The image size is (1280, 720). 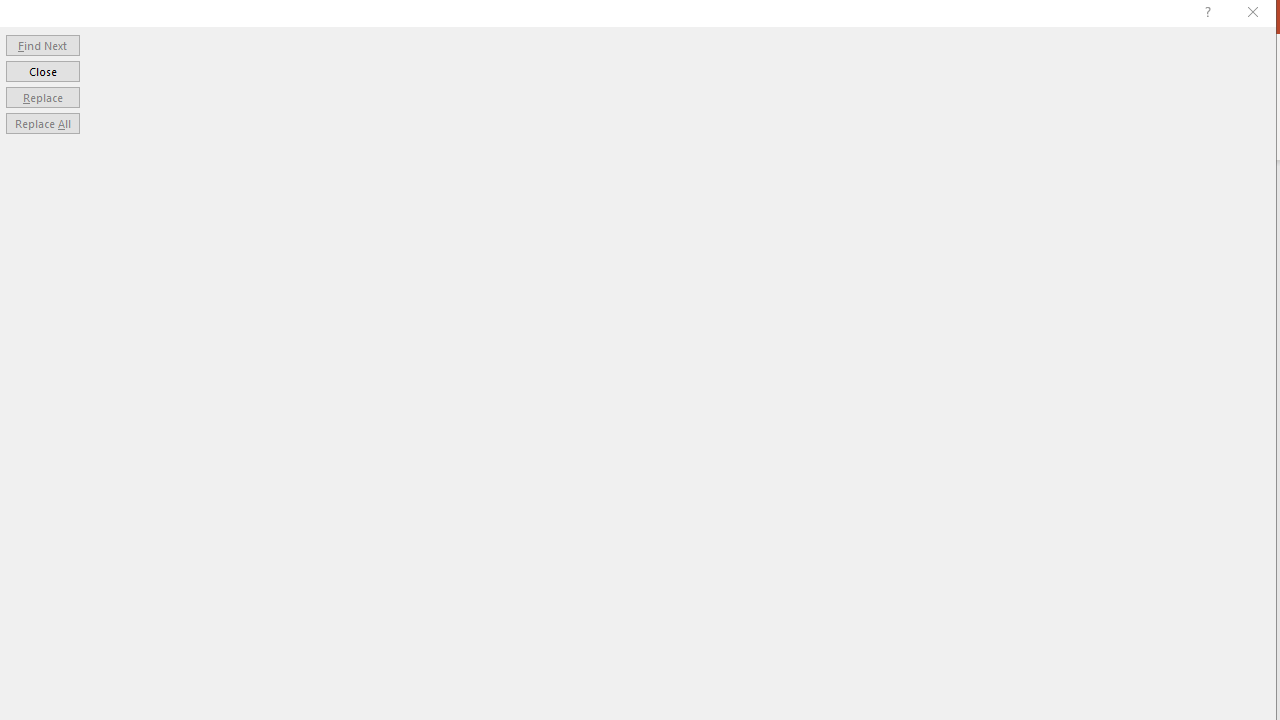 I want to click on 'Replace All', so click(x=42, y=123).